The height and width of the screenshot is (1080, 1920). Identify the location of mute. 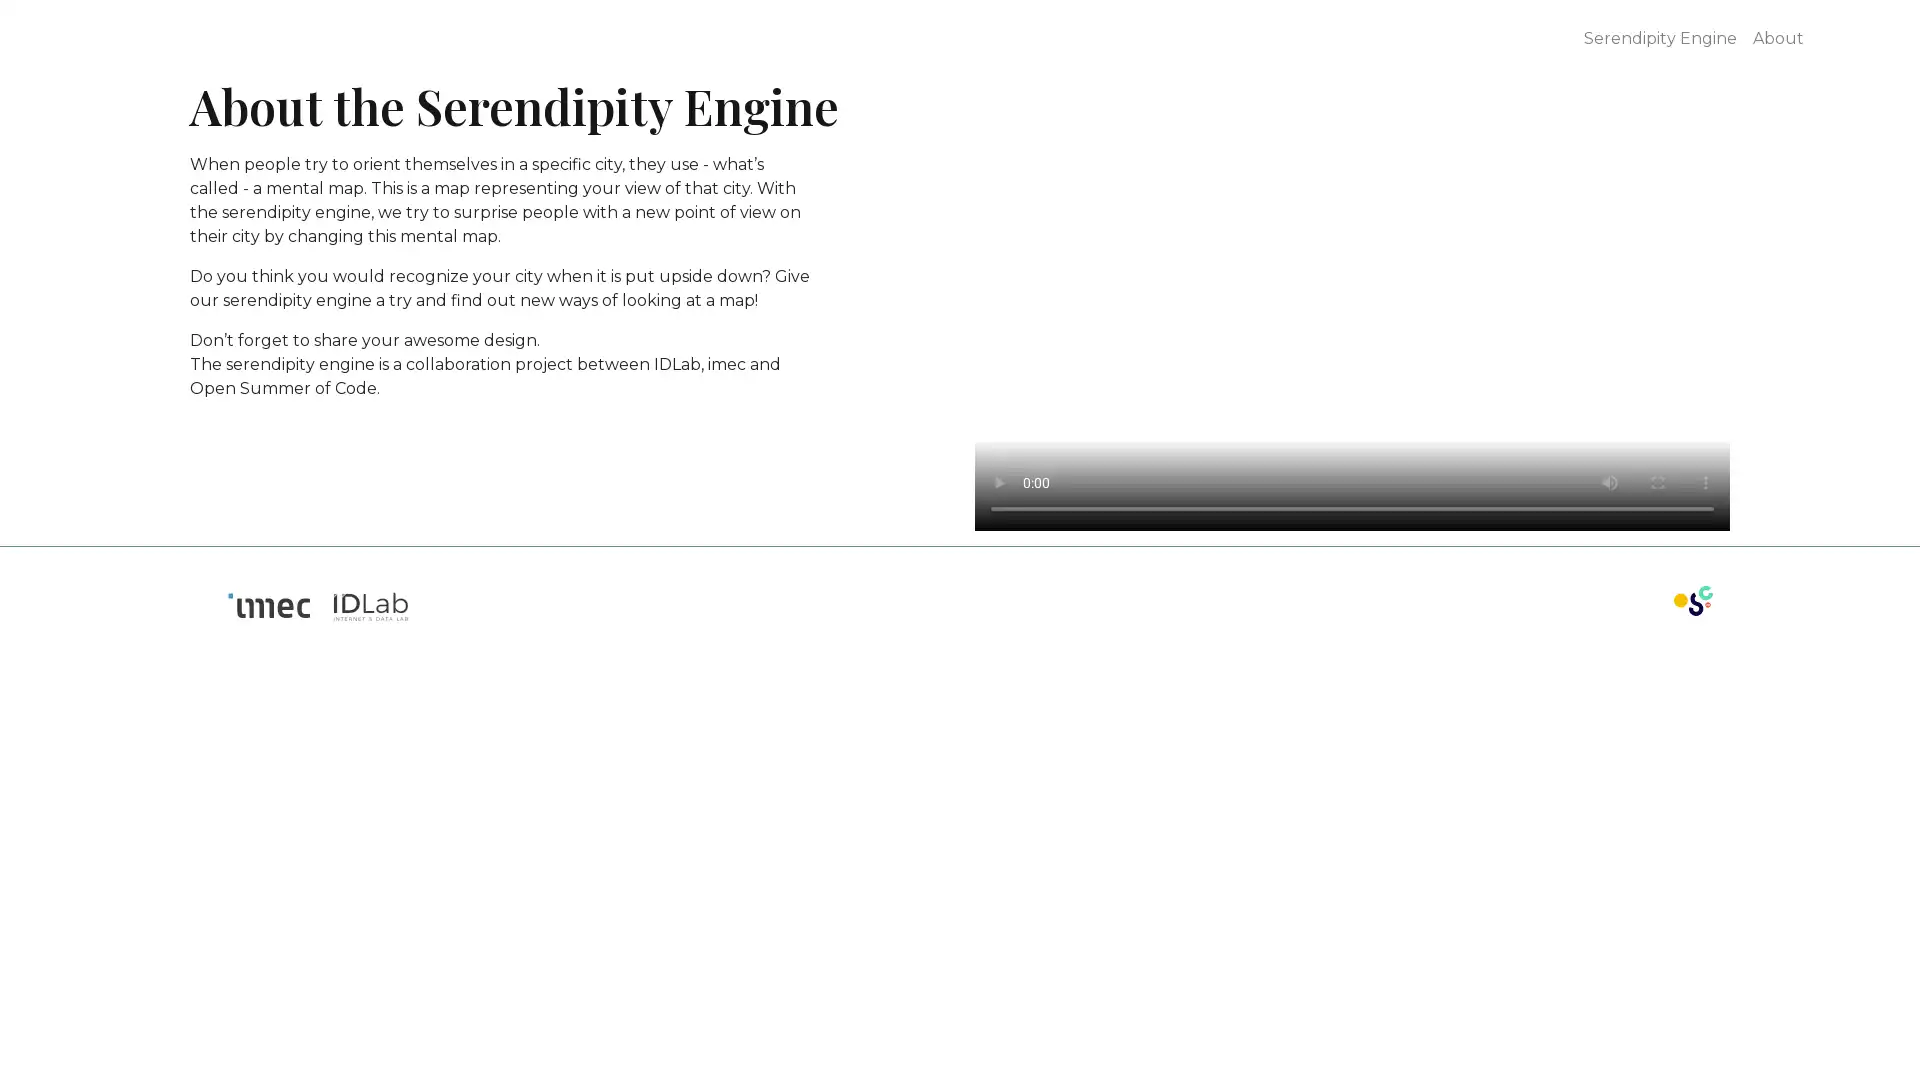
(1609, 482).